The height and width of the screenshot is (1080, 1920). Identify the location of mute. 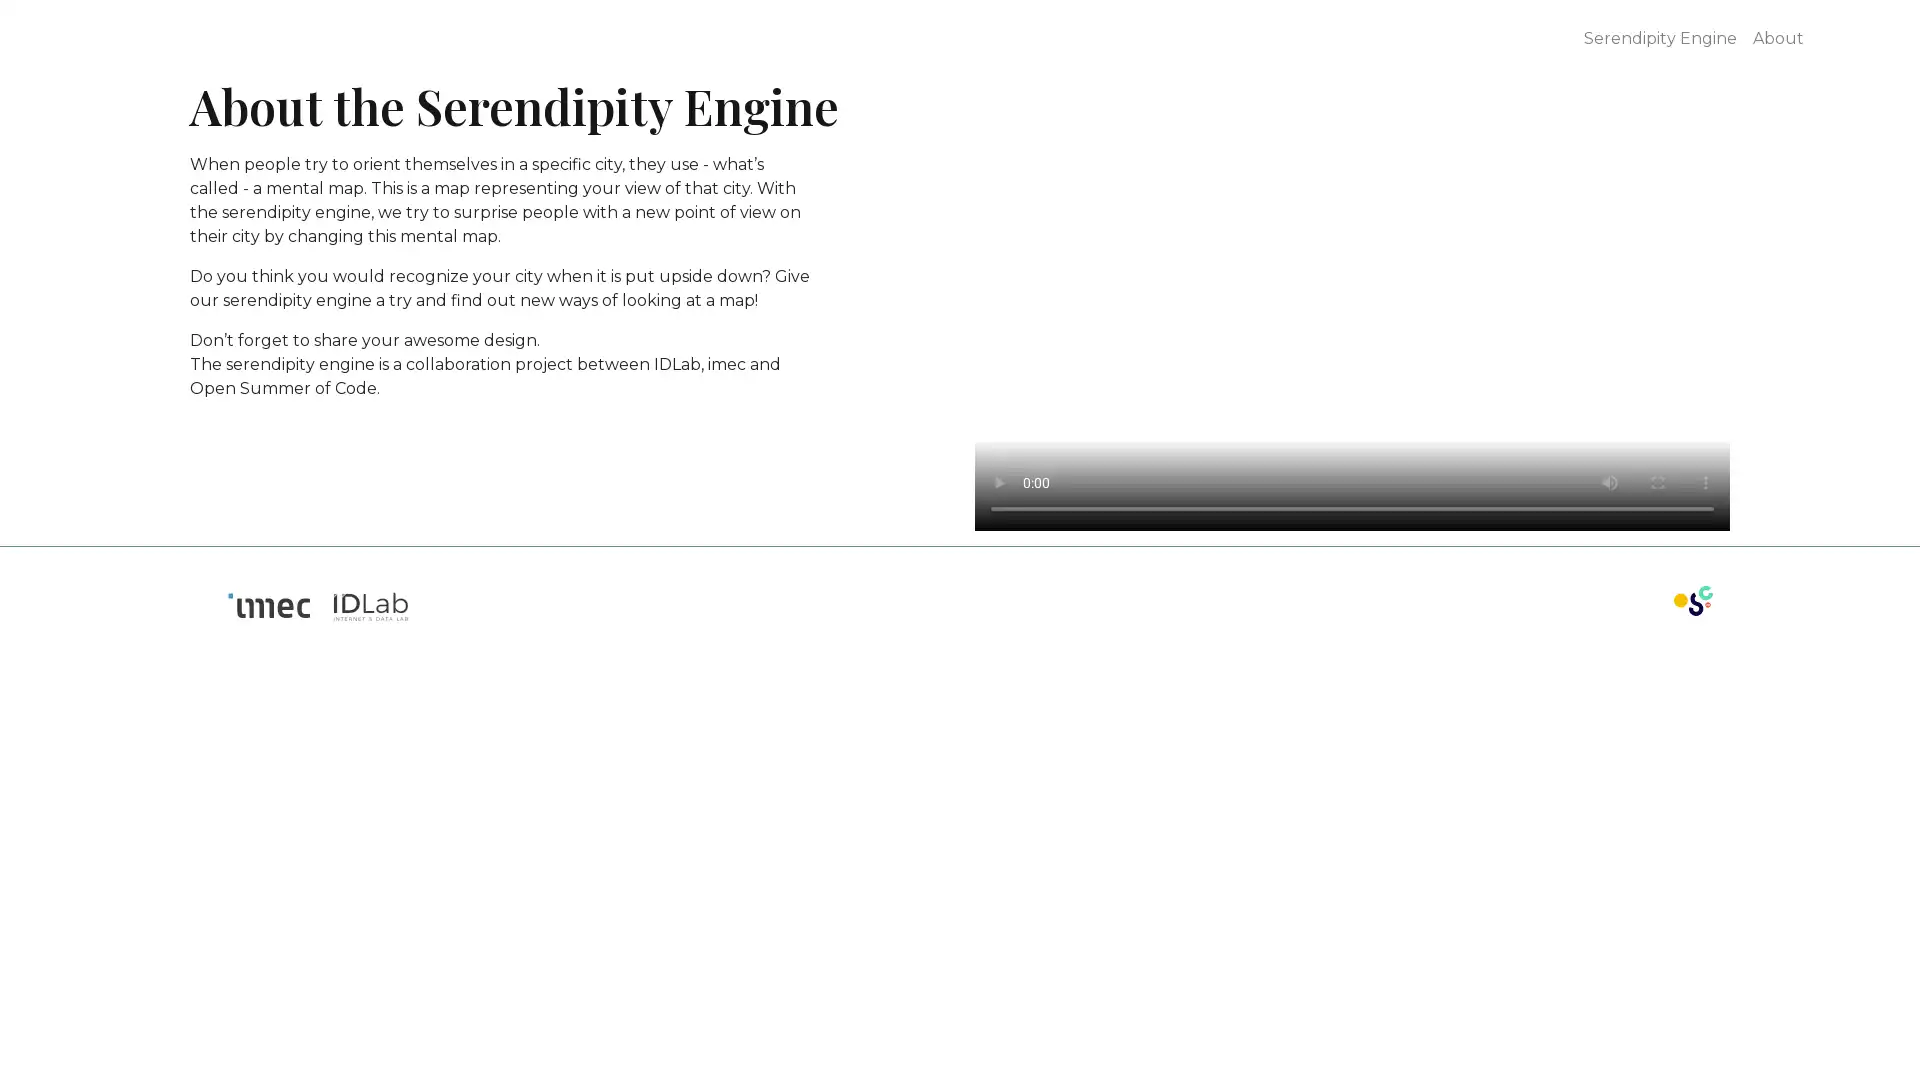
(1609, 482).